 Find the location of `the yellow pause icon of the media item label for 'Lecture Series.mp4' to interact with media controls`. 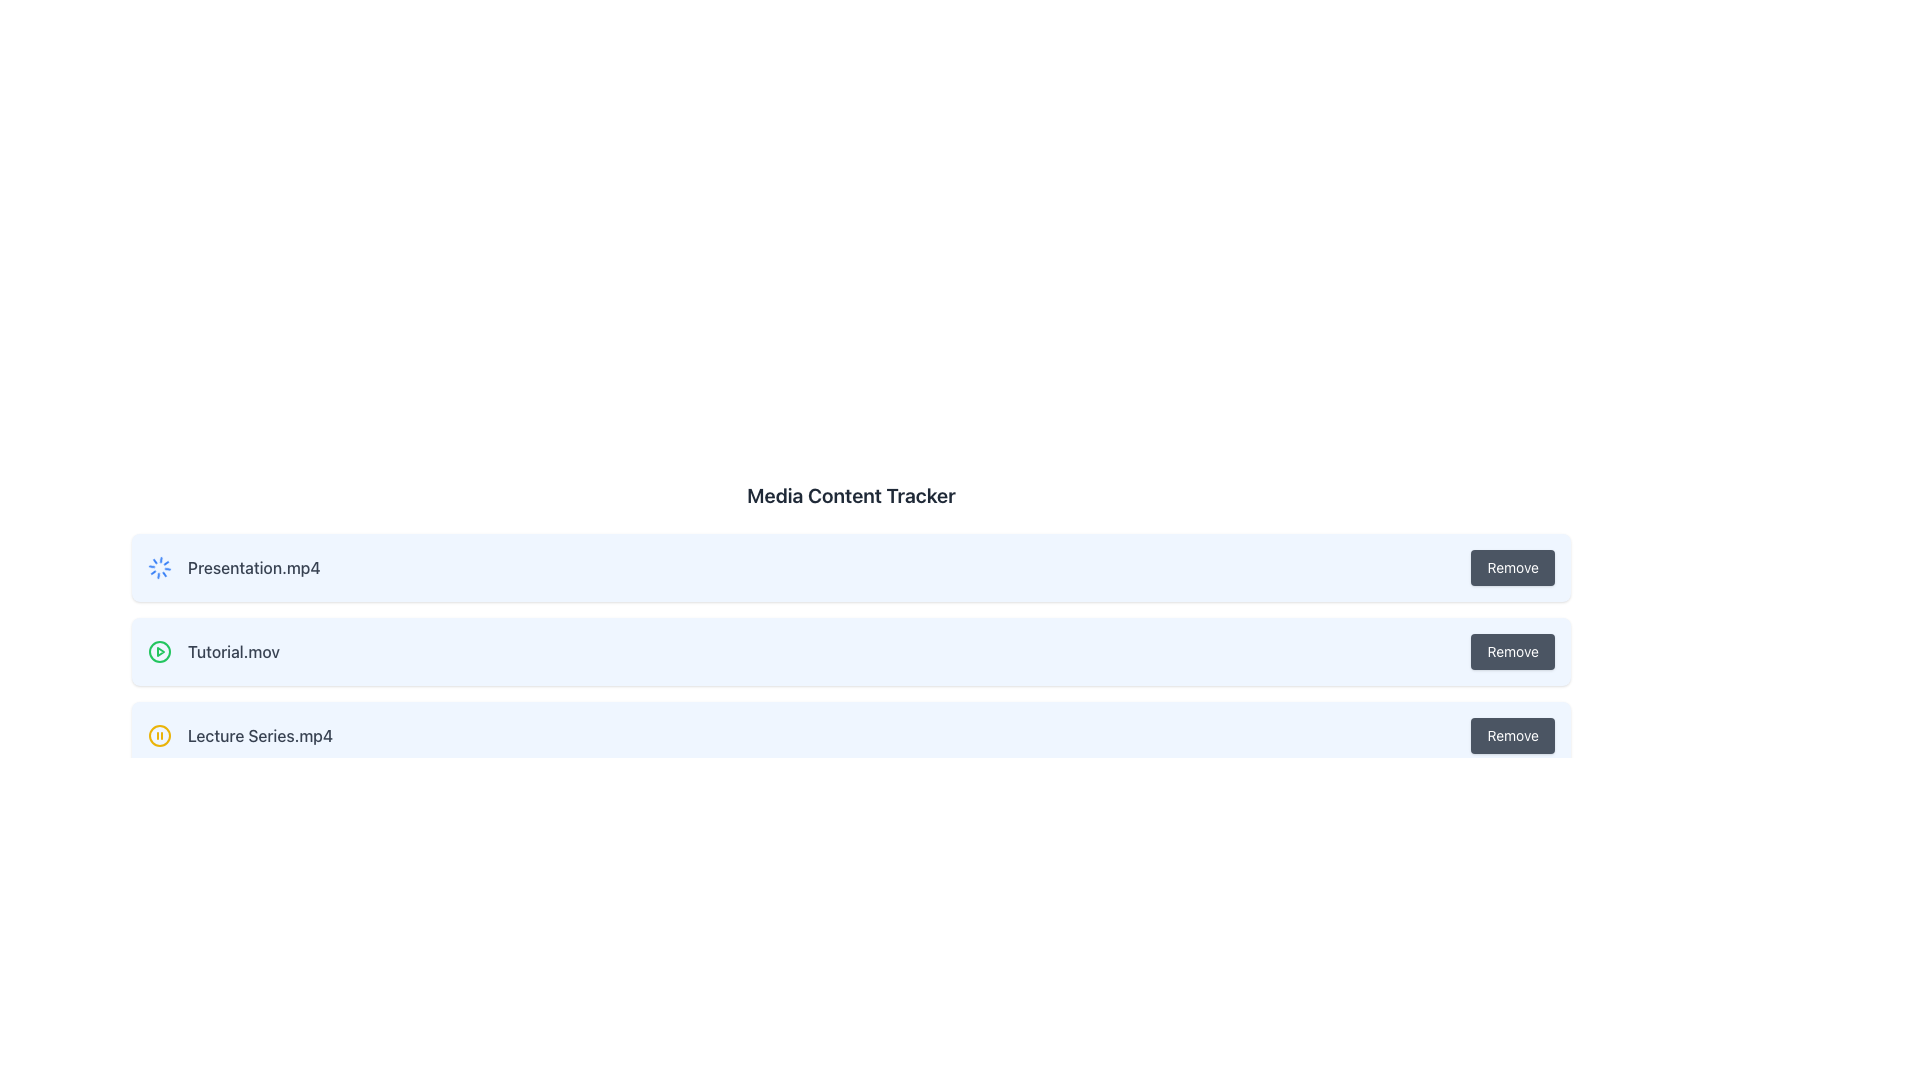

the yellow pause icon of the media item label for 'Lecture Series.mp4' to interact with media controls is located at coordinates (240, 736).